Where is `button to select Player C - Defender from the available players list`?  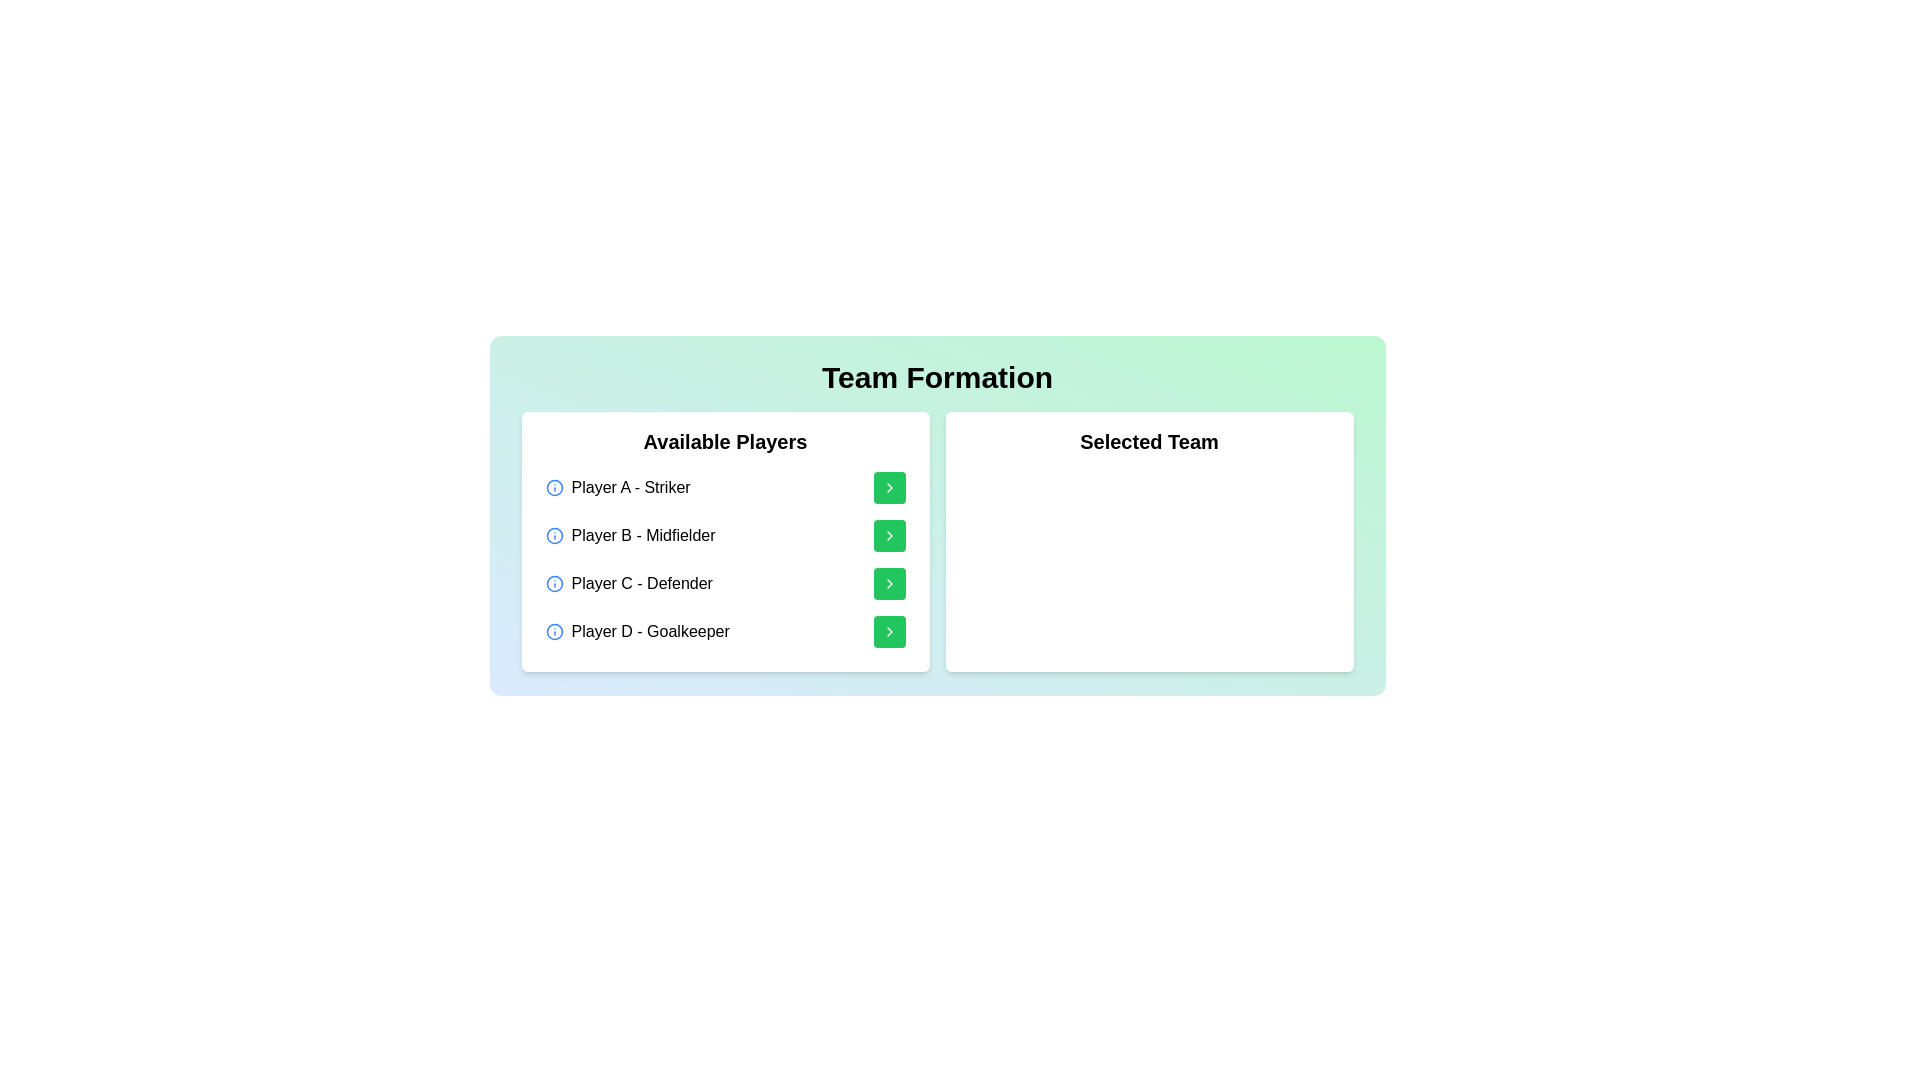
button to select Player C - Defender from the available players list is located at coordinates (888, 583).